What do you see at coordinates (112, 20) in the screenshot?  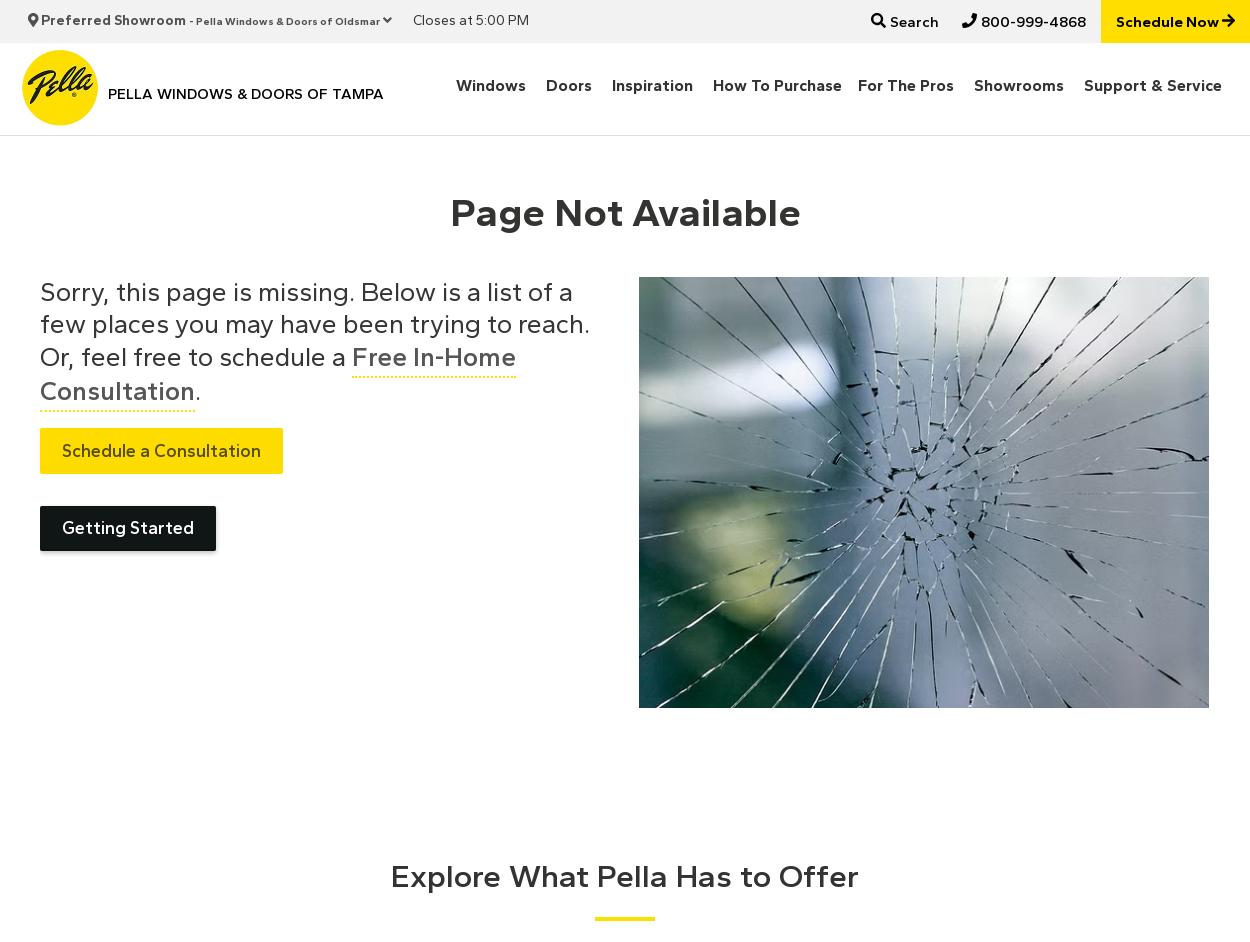 I see `'Preferred Showroom'` at bounding box center [112, 20].